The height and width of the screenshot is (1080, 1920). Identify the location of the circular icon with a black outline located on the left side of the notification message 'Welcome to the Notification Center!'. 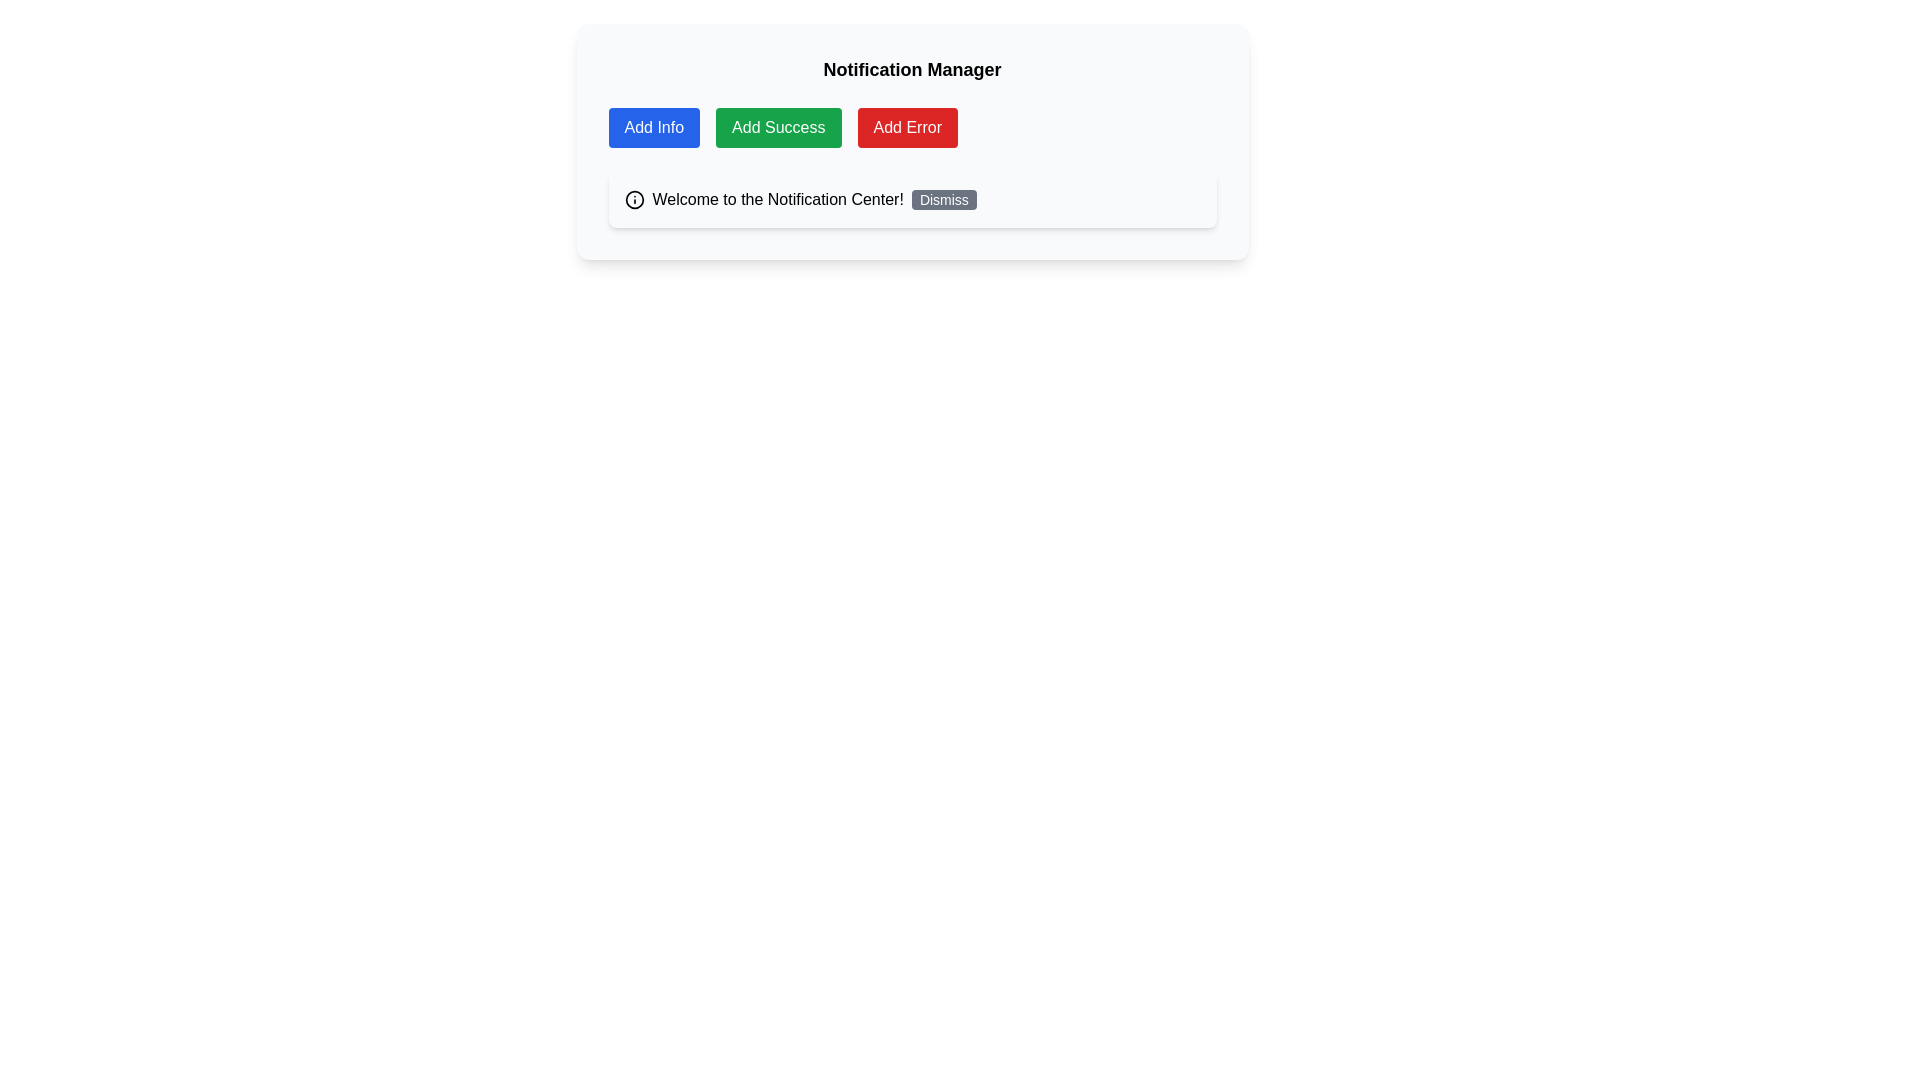
(633, 200).